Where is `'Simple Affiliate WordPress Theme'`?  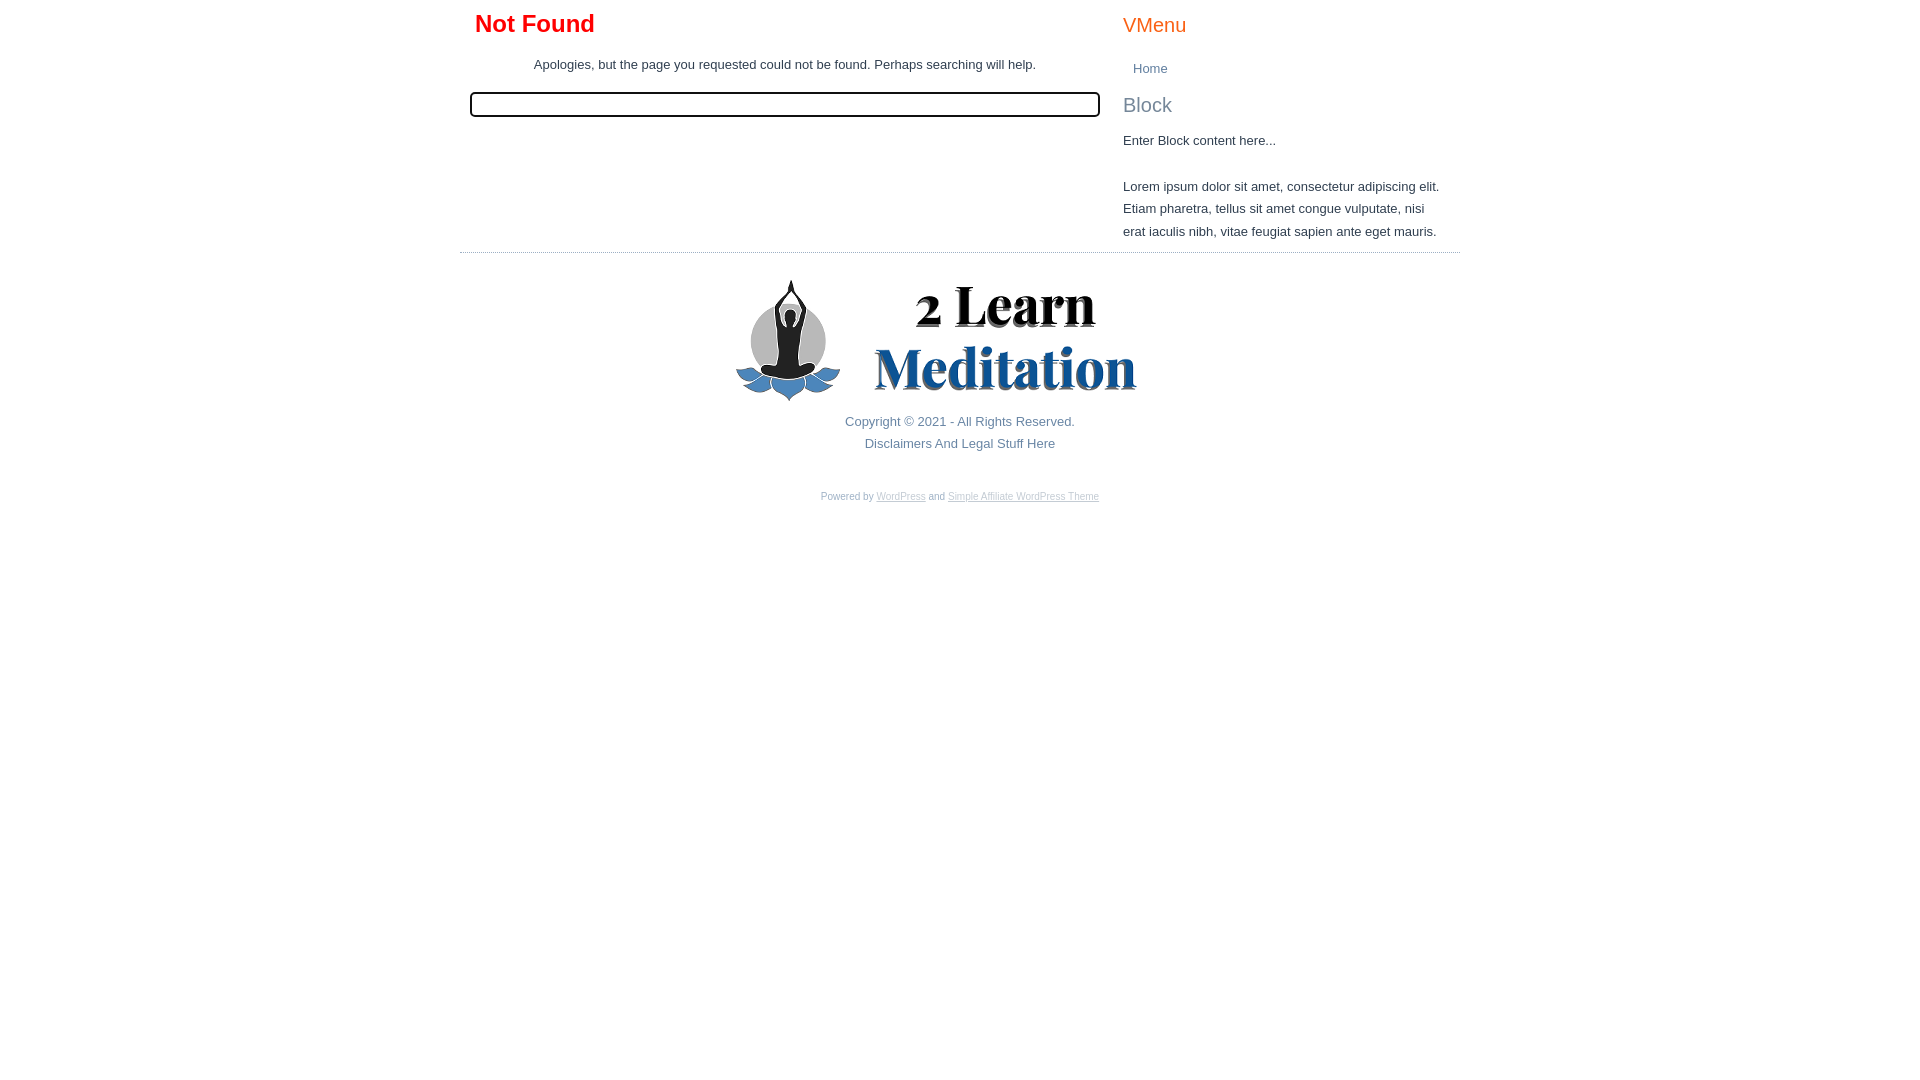
'Simple Affiliate WordPress Theme' is located at coordinates (1023, 495).